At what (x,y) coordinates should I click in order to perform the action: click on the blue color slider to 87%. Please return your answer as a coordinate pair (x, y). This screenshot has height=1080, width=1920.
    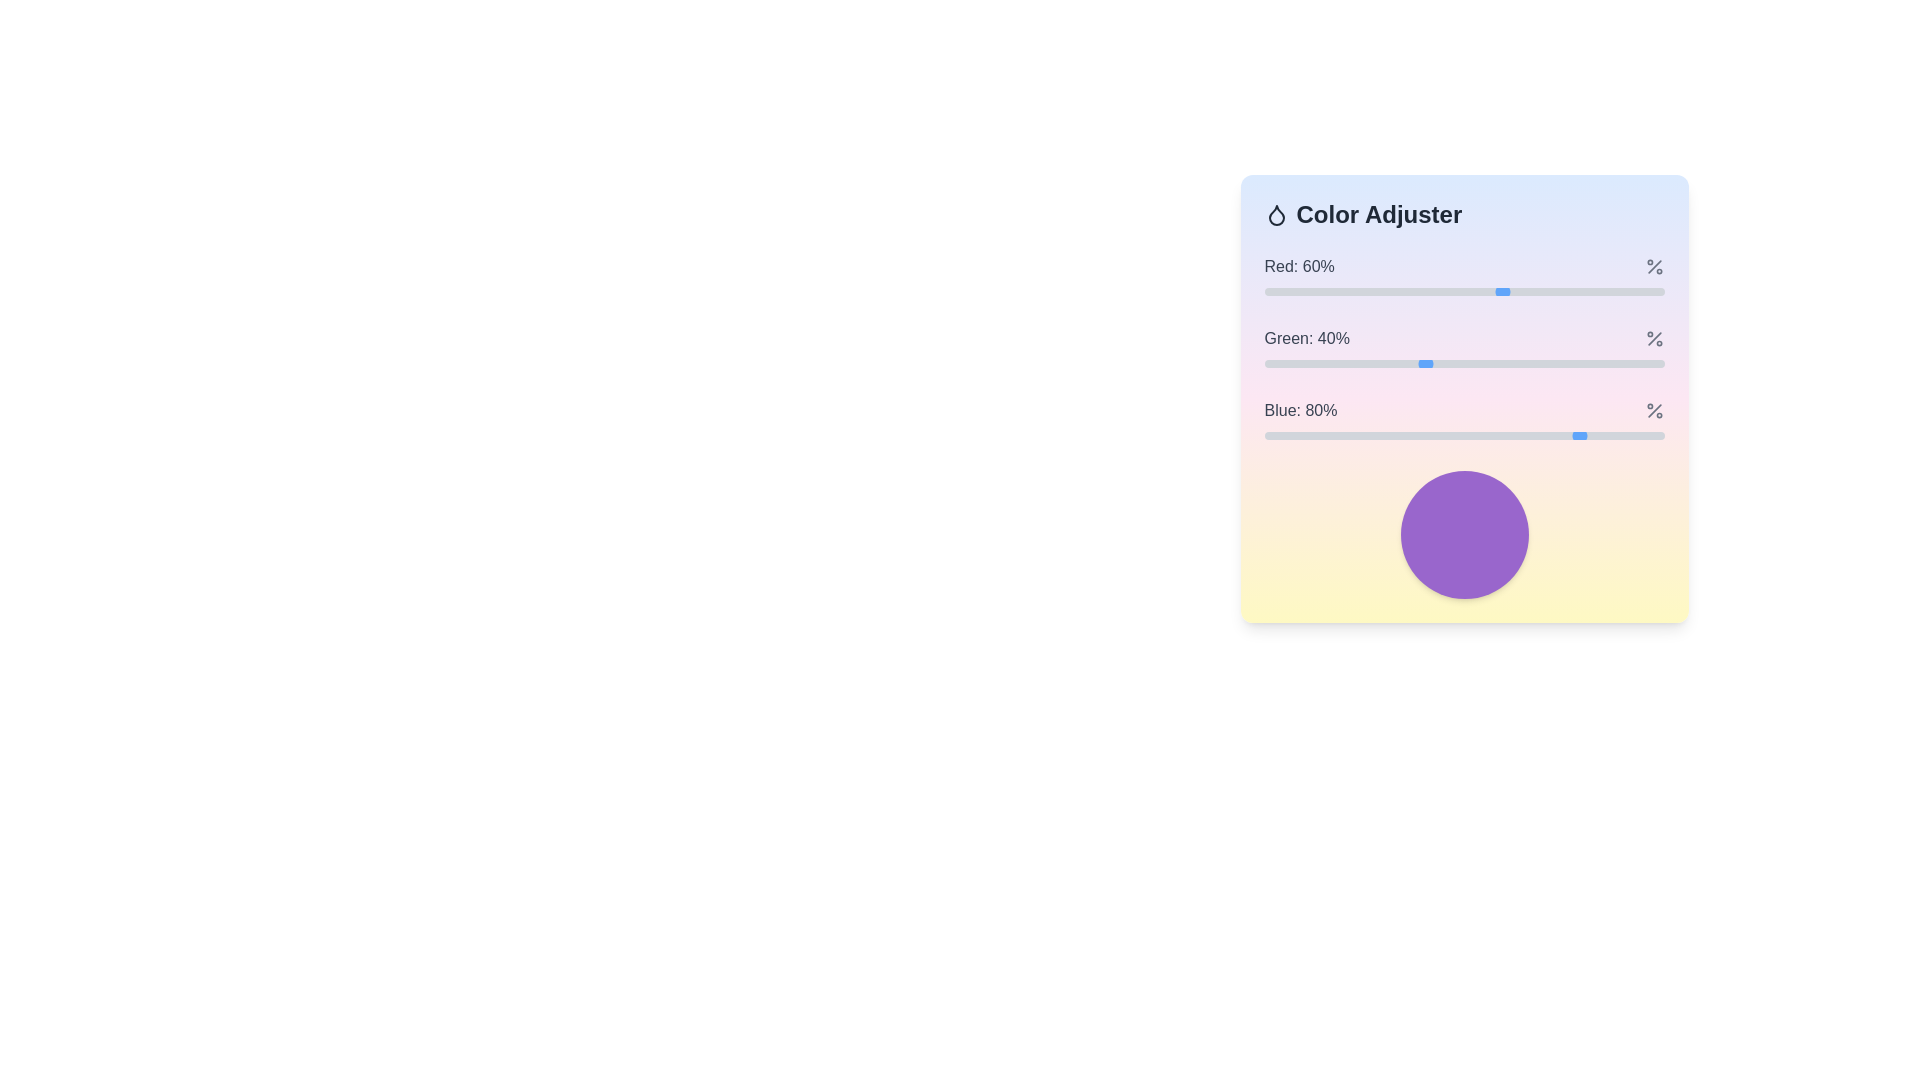
    Looking at the image, I should click on (1612, 434).